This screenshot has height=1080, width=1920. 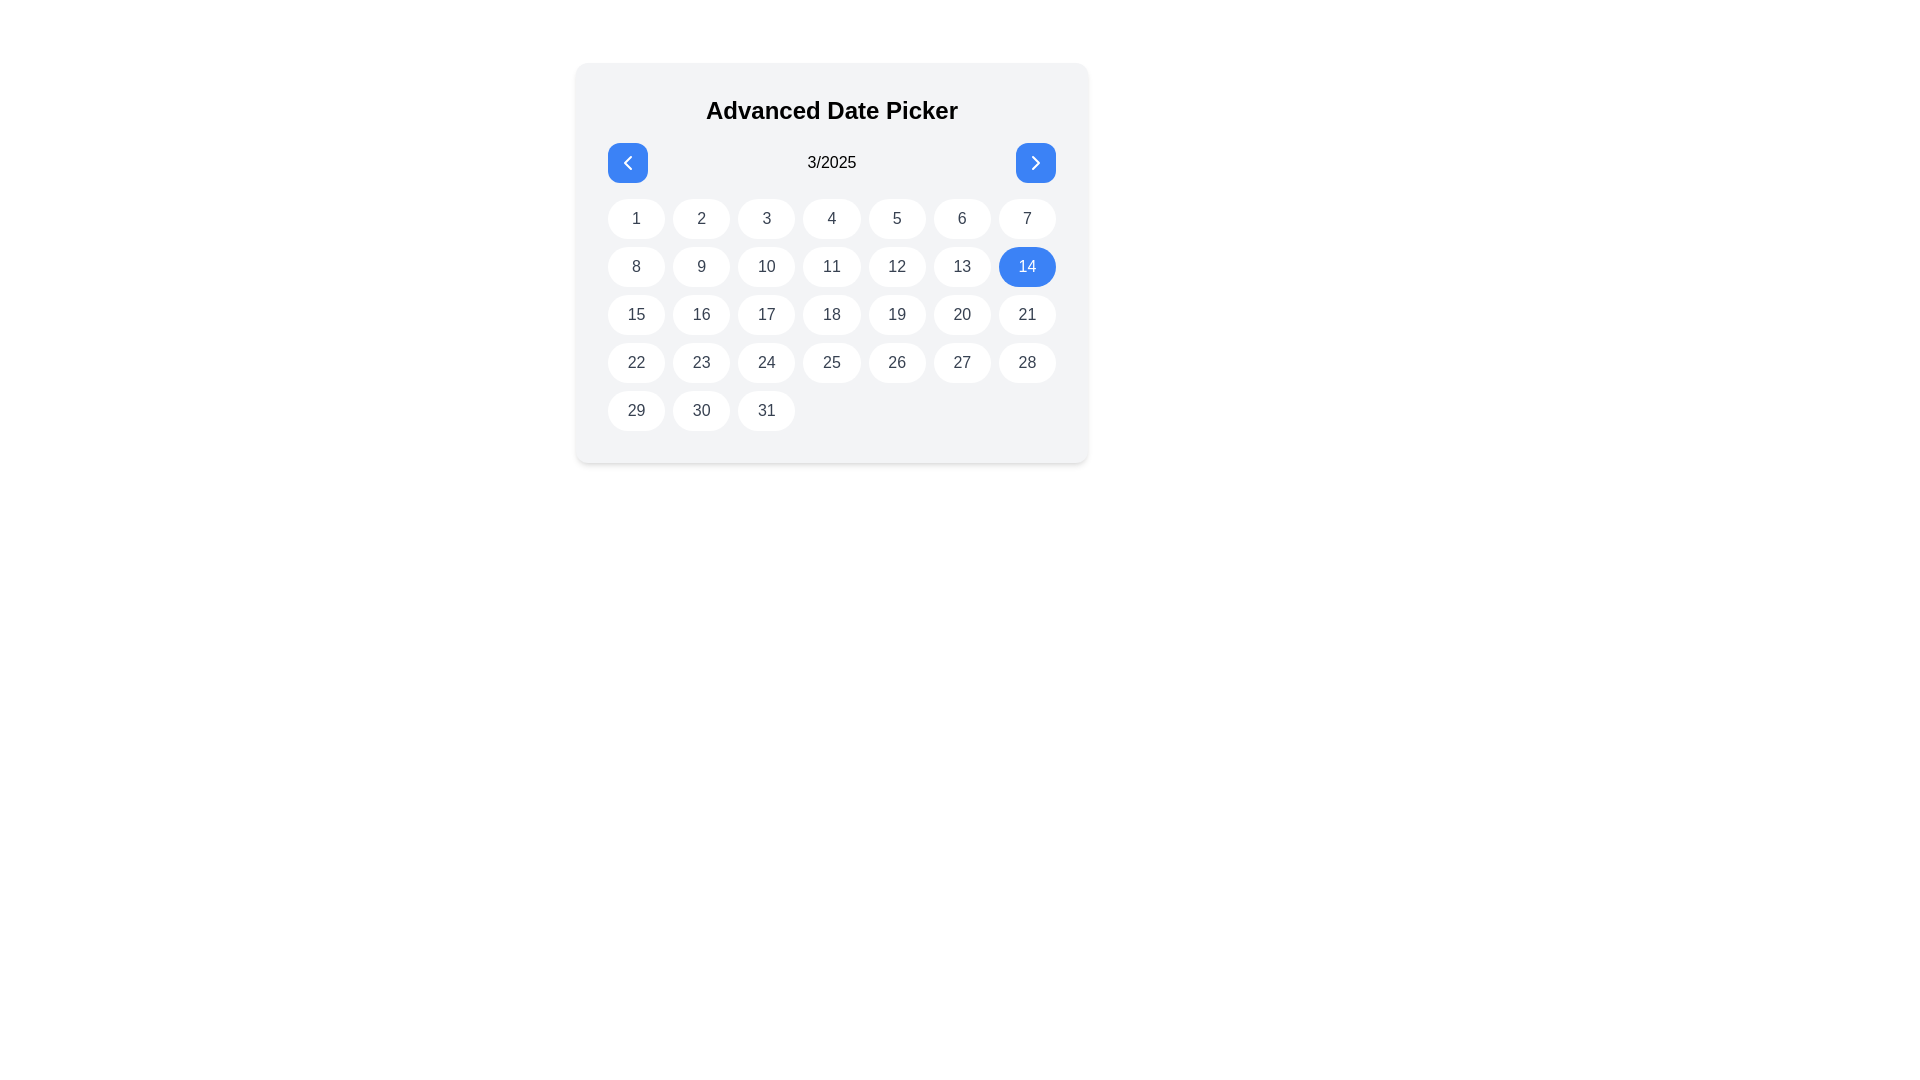 I want to click on the circular button with the number '25' in the 'Advanced Date Picker' calendar interface, so click(x=831, y=362).